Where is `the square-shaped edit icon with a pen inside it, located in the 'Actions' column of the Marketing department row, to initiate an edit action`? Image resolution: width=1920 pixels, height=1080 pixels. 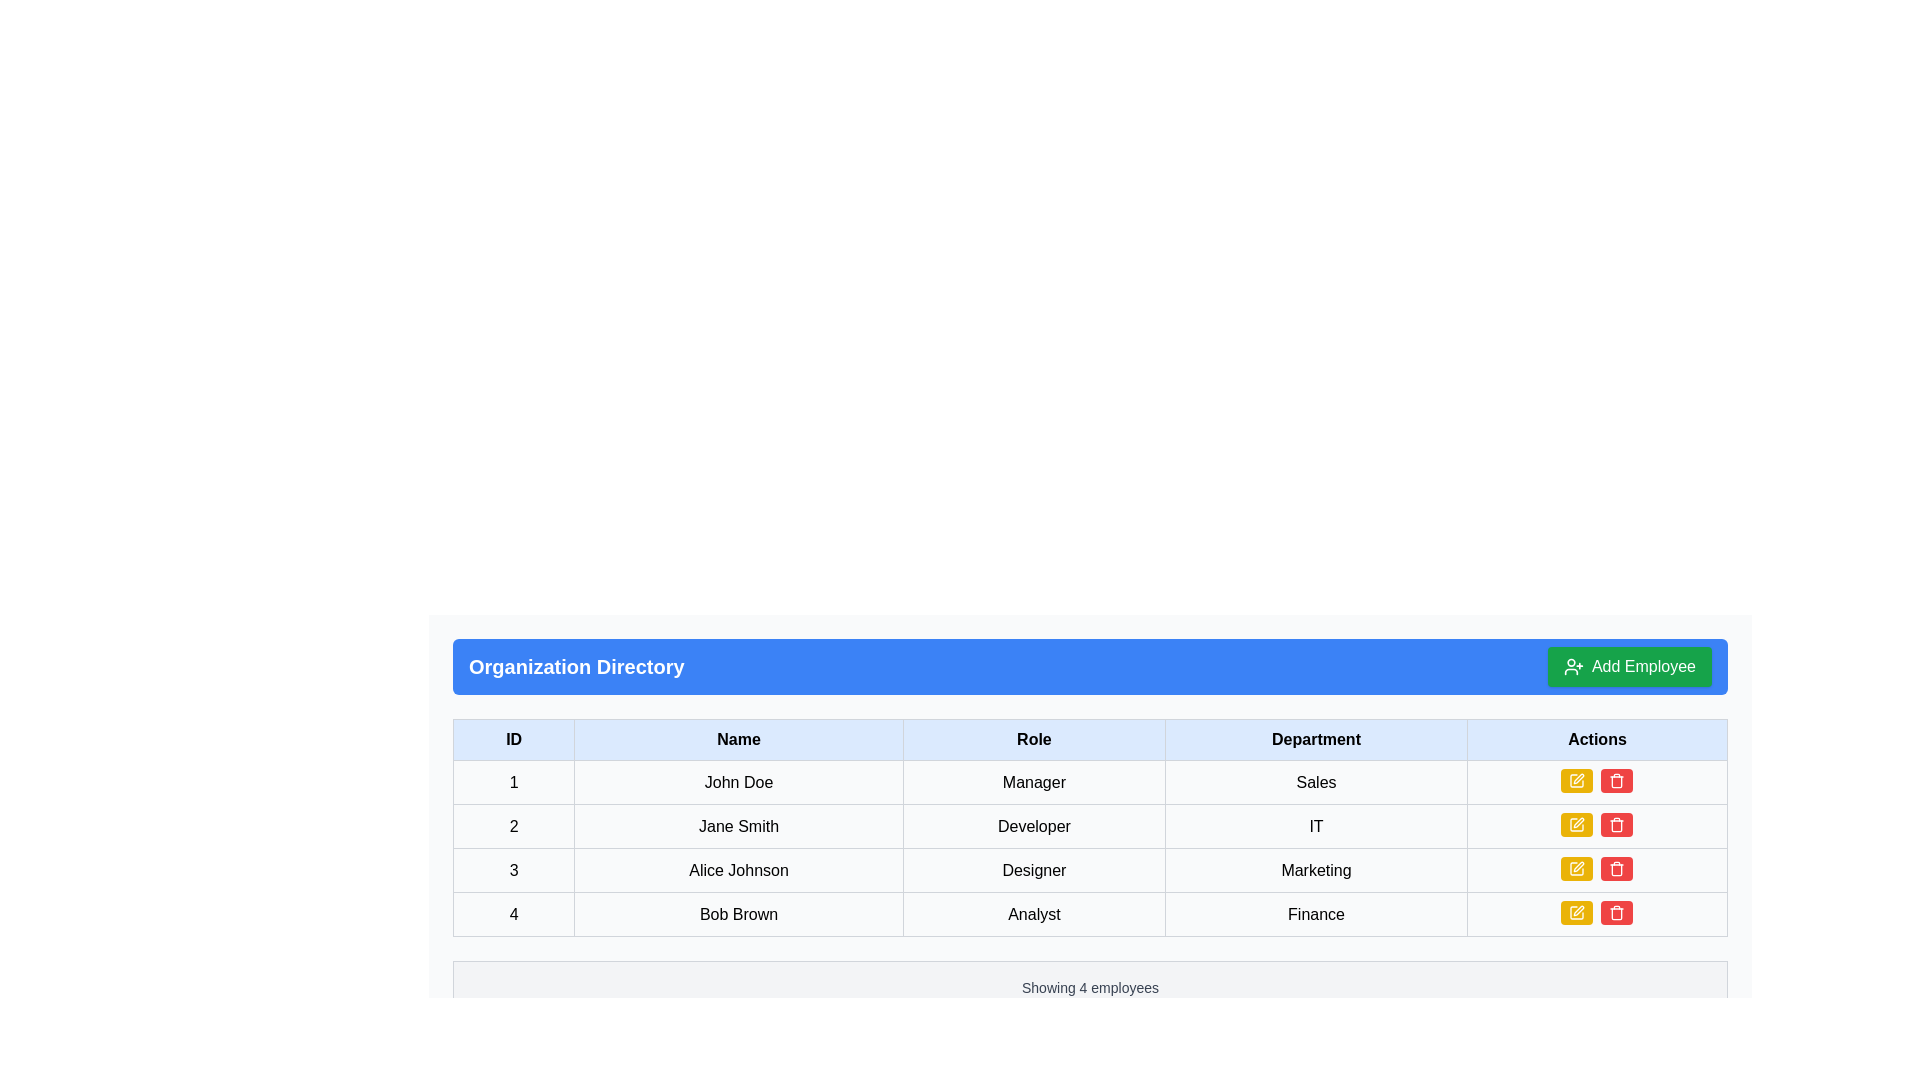
the square-shaped edit icon with a pen inside it, located in the 'Actions' column of the Marketing department row, to initiate an edit action is located at coordinates (1576, 867).